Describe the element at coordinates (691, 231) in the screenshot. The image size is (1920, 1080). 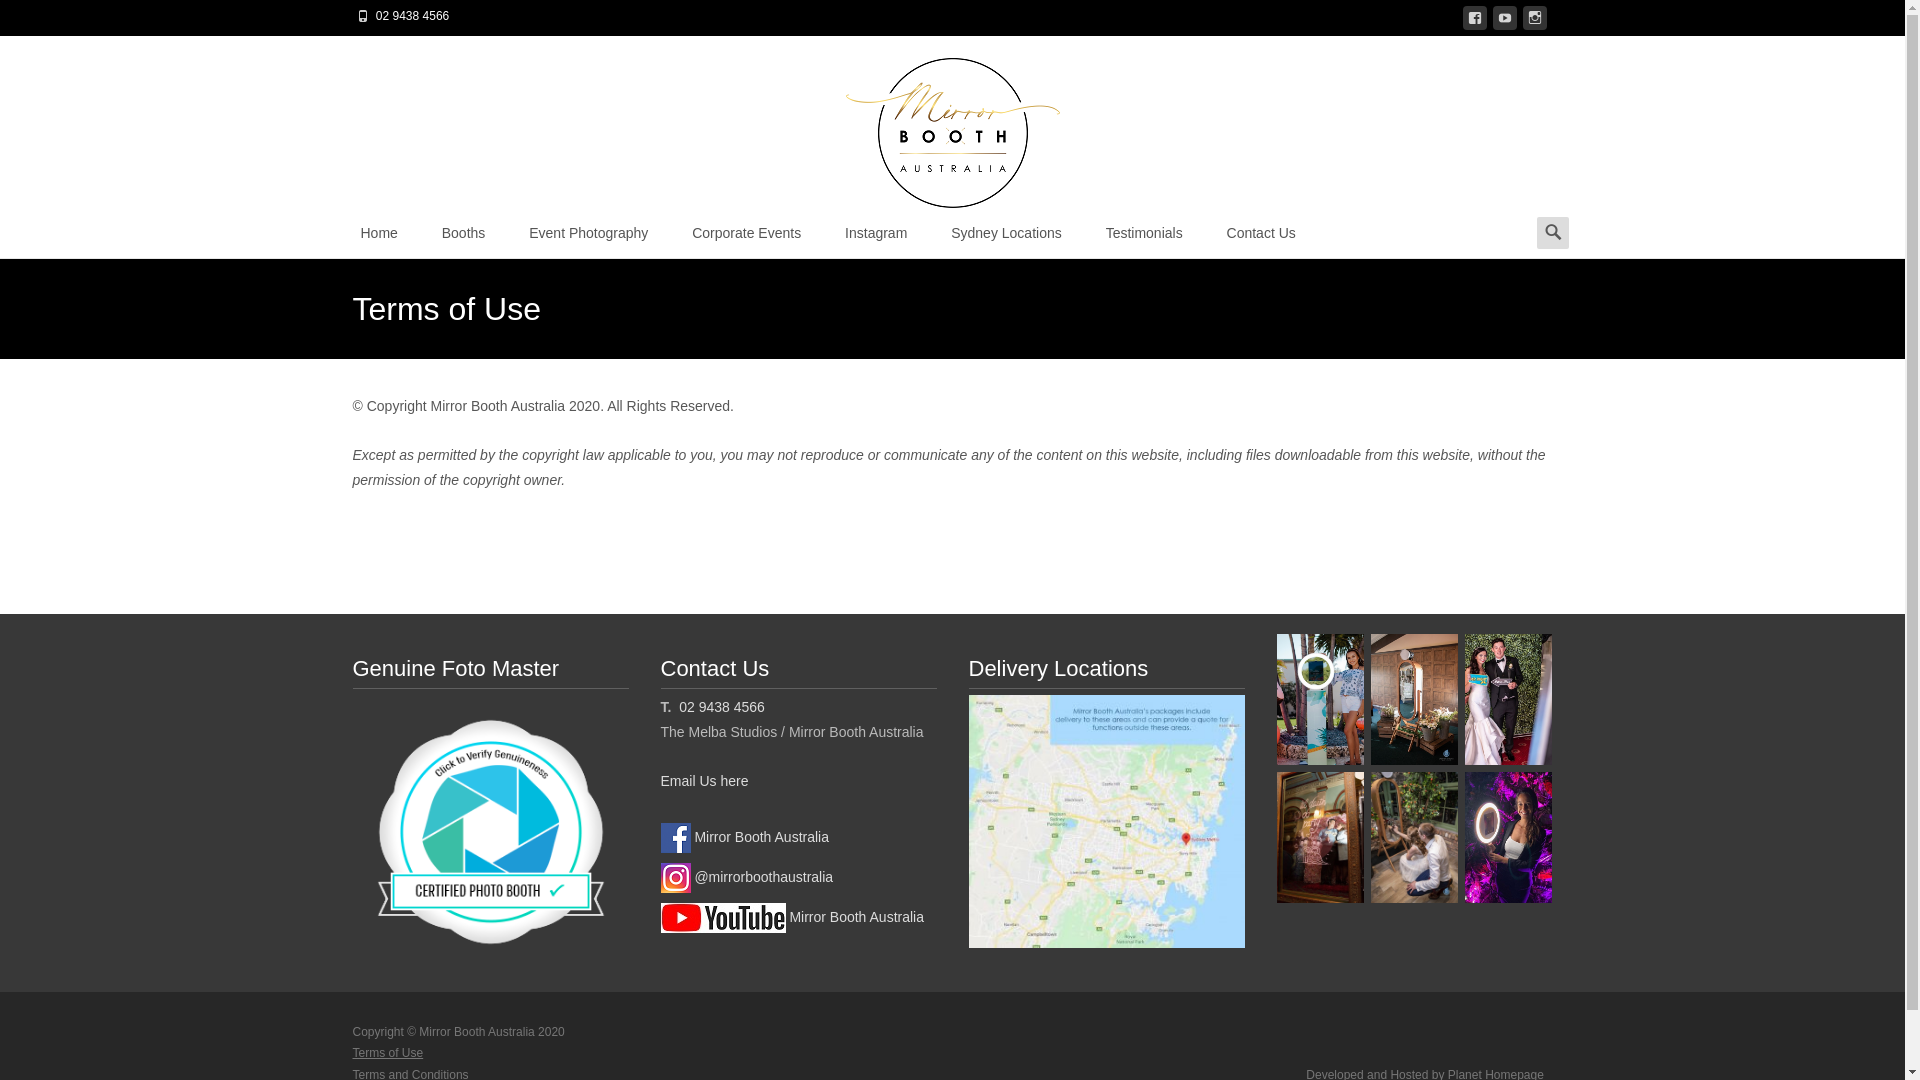
I see `'Corporate Events'` at that location.